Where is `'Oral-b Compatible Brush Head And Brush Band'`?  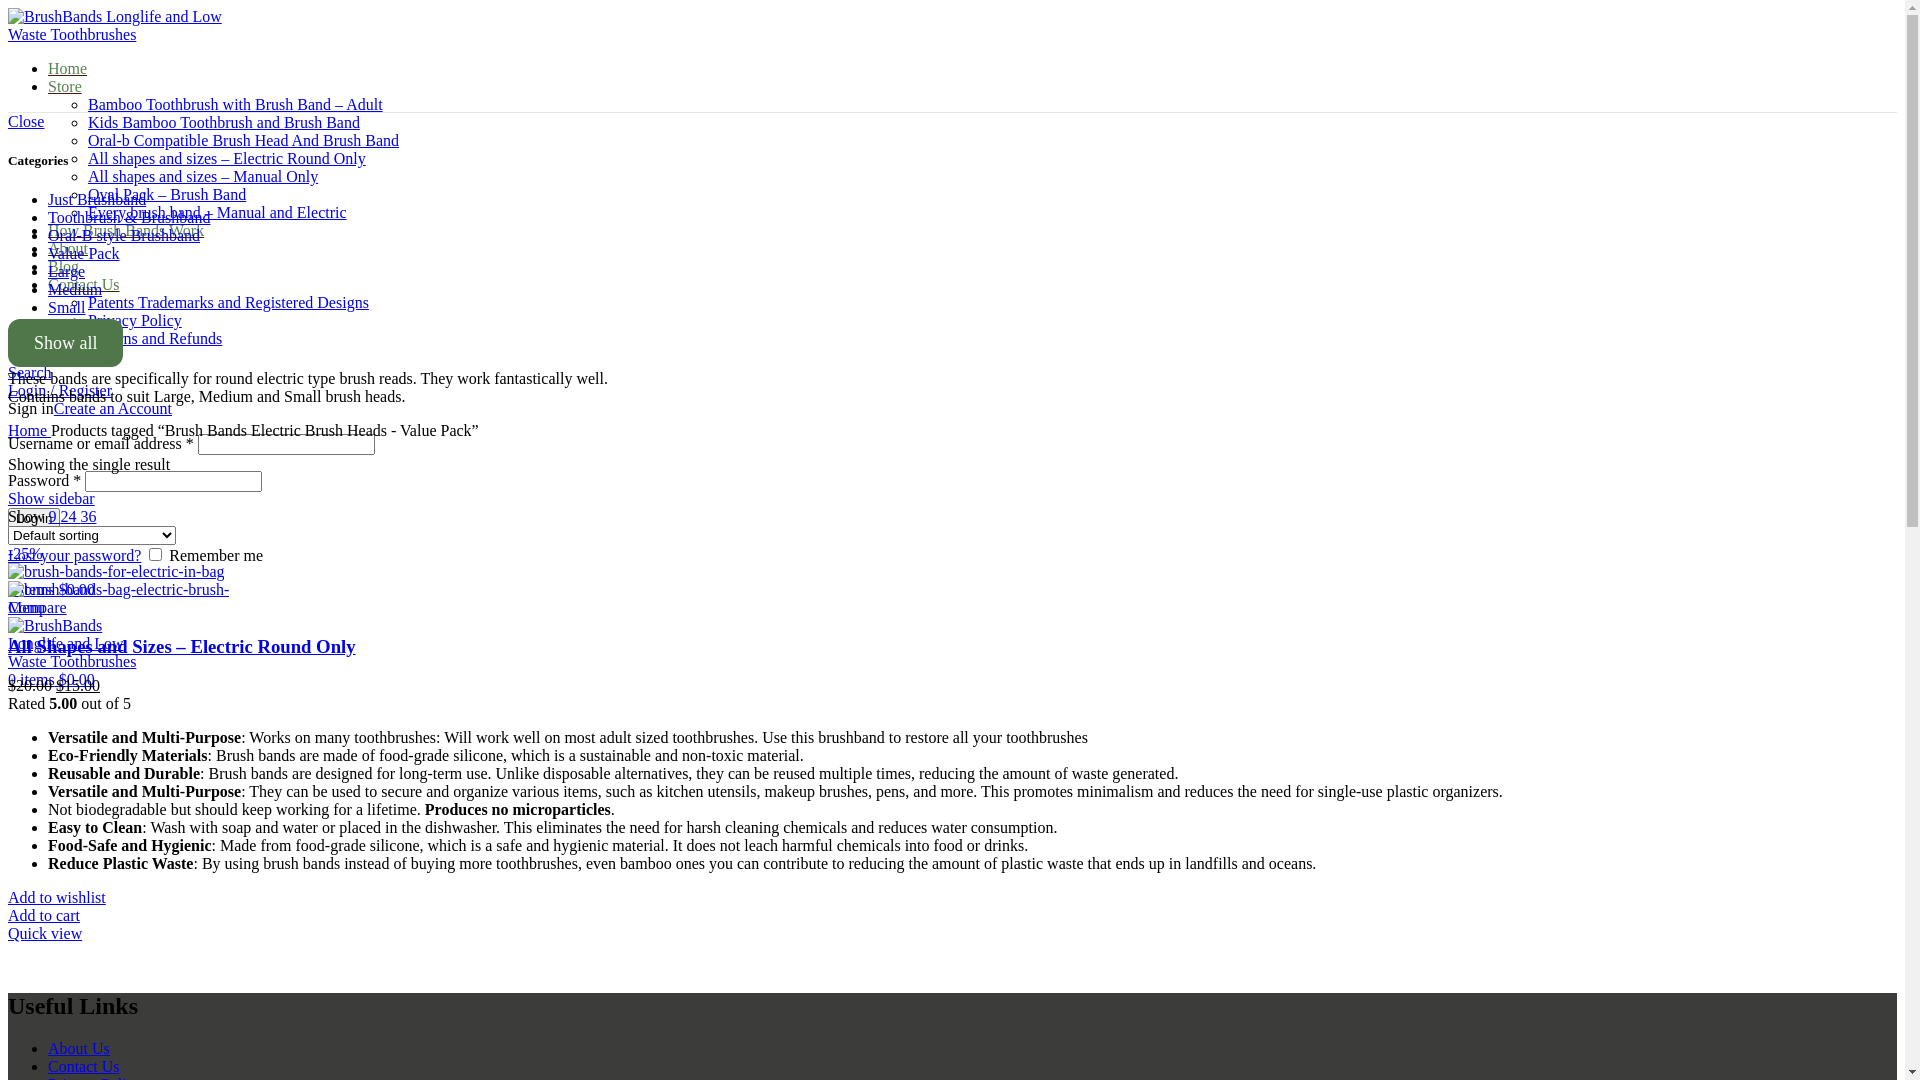 'Oral-b Compatible Brush Head And Brush Band' is located at coordinates (242, 139).